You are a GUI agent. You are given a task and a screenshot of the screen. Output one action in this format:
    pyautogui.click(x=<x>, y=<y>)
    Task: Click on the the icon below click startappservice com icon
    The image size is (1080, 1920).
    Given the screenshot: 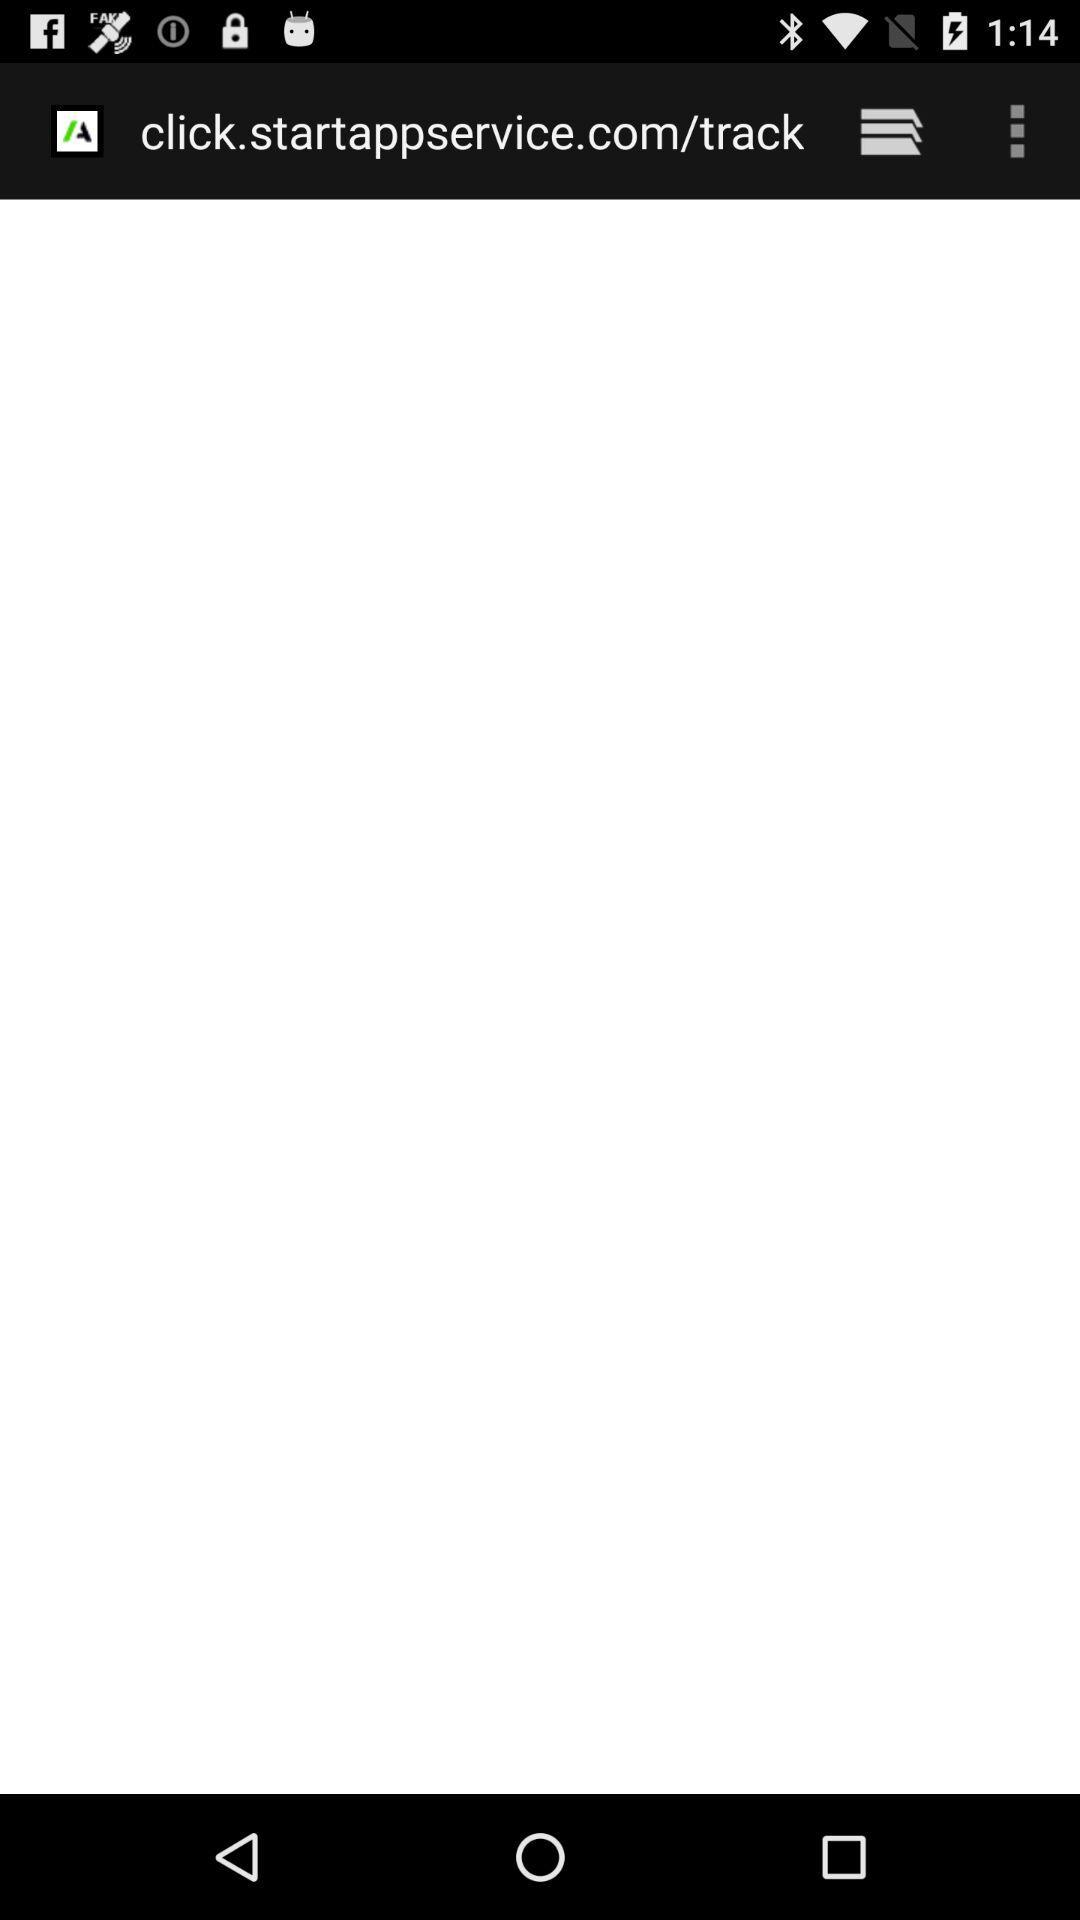 What is the action you would take?
    pyautogui.click(x=540, y=996)
    